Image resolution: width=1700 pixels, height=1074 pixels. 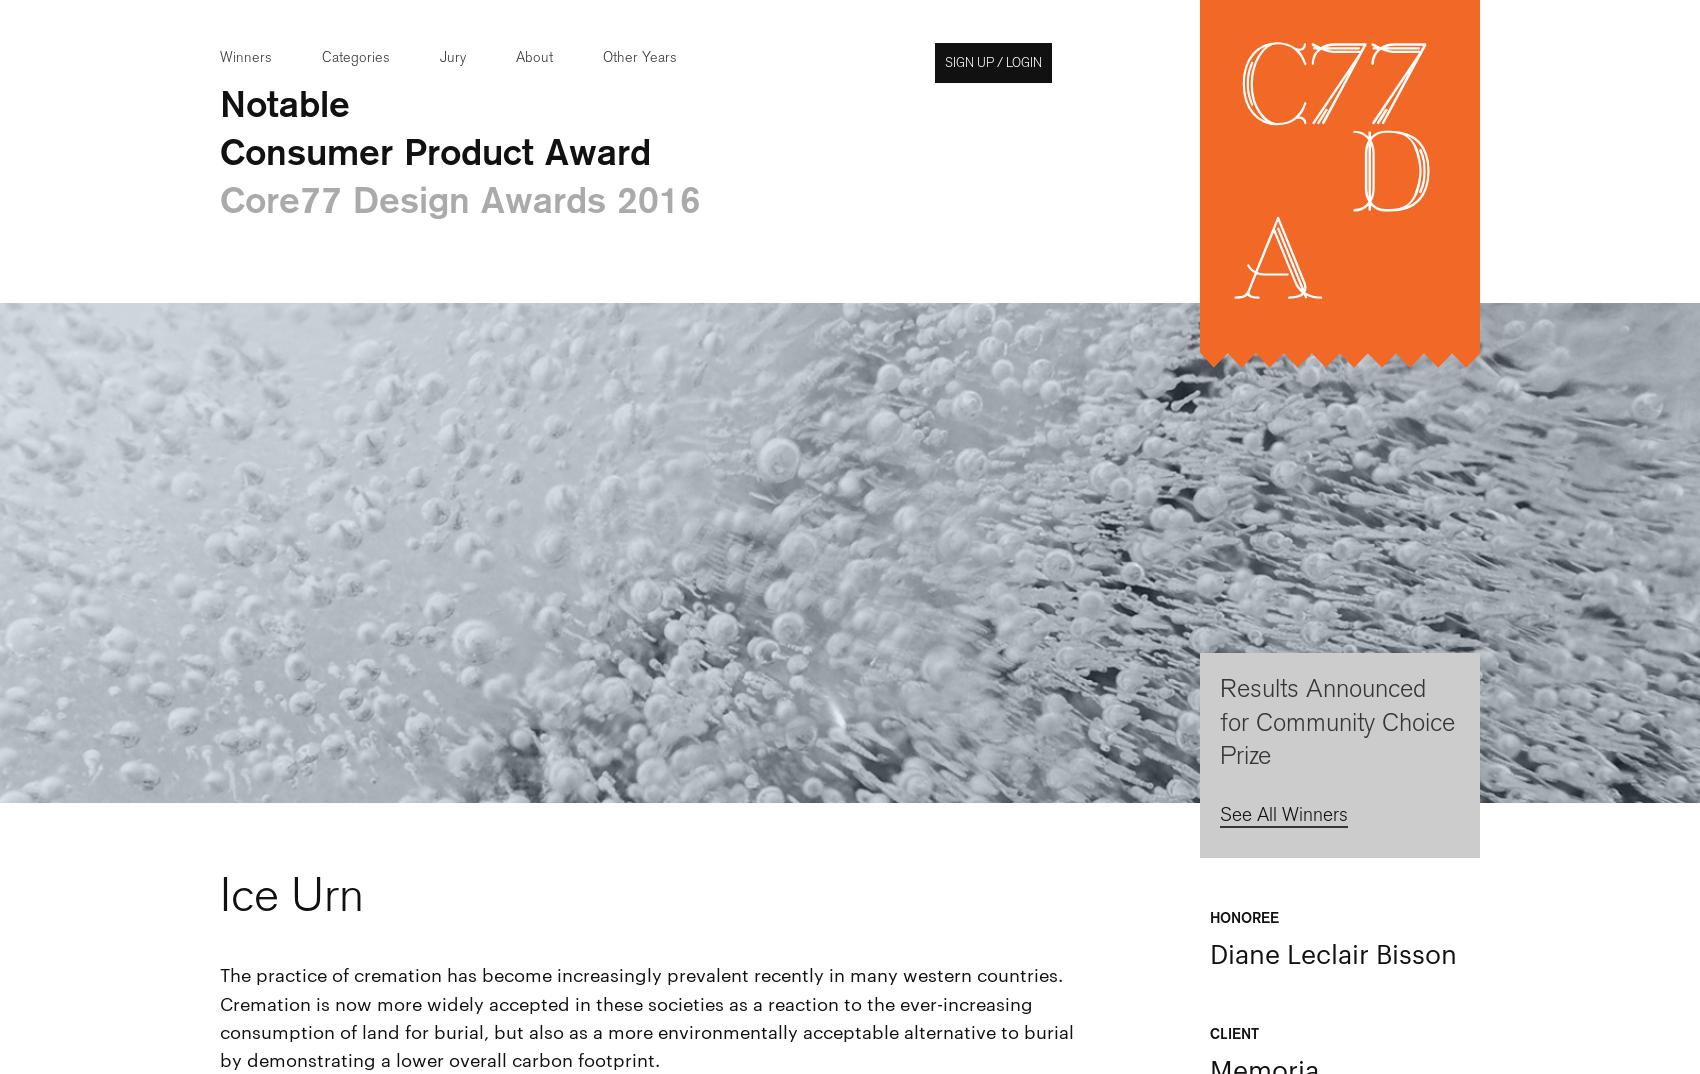 What do you see at coordinates (640, 56) in the screenshot?
I see `'Other Years'` at bounding box center [640, 56].